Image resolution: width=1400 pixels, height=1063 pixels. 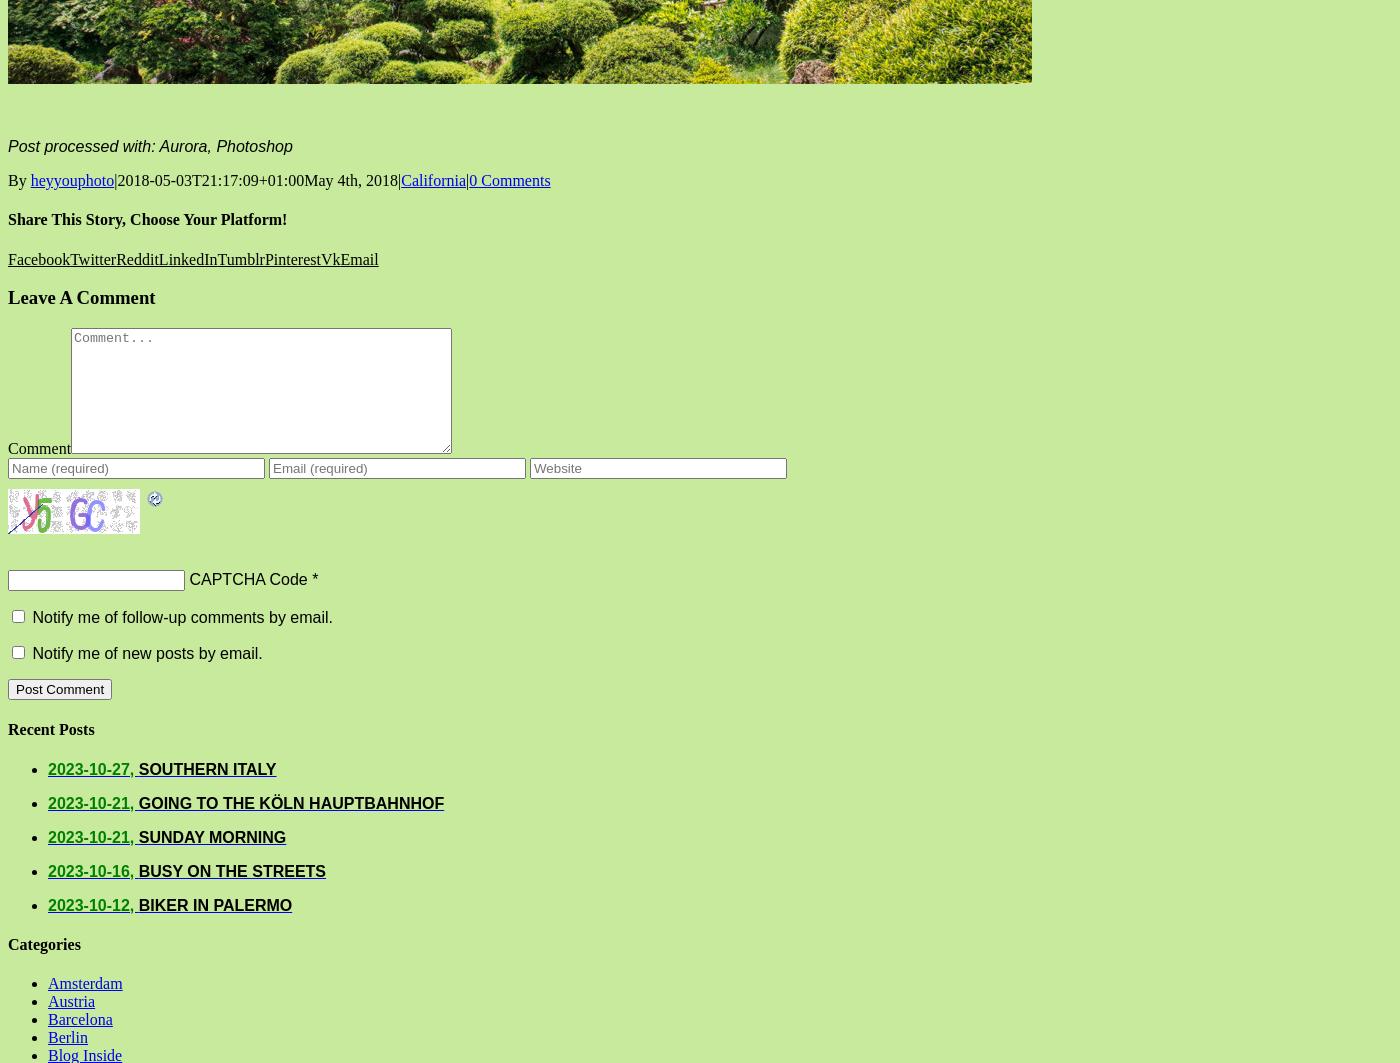 I want to click on 'California', so click(x=433, y=180).